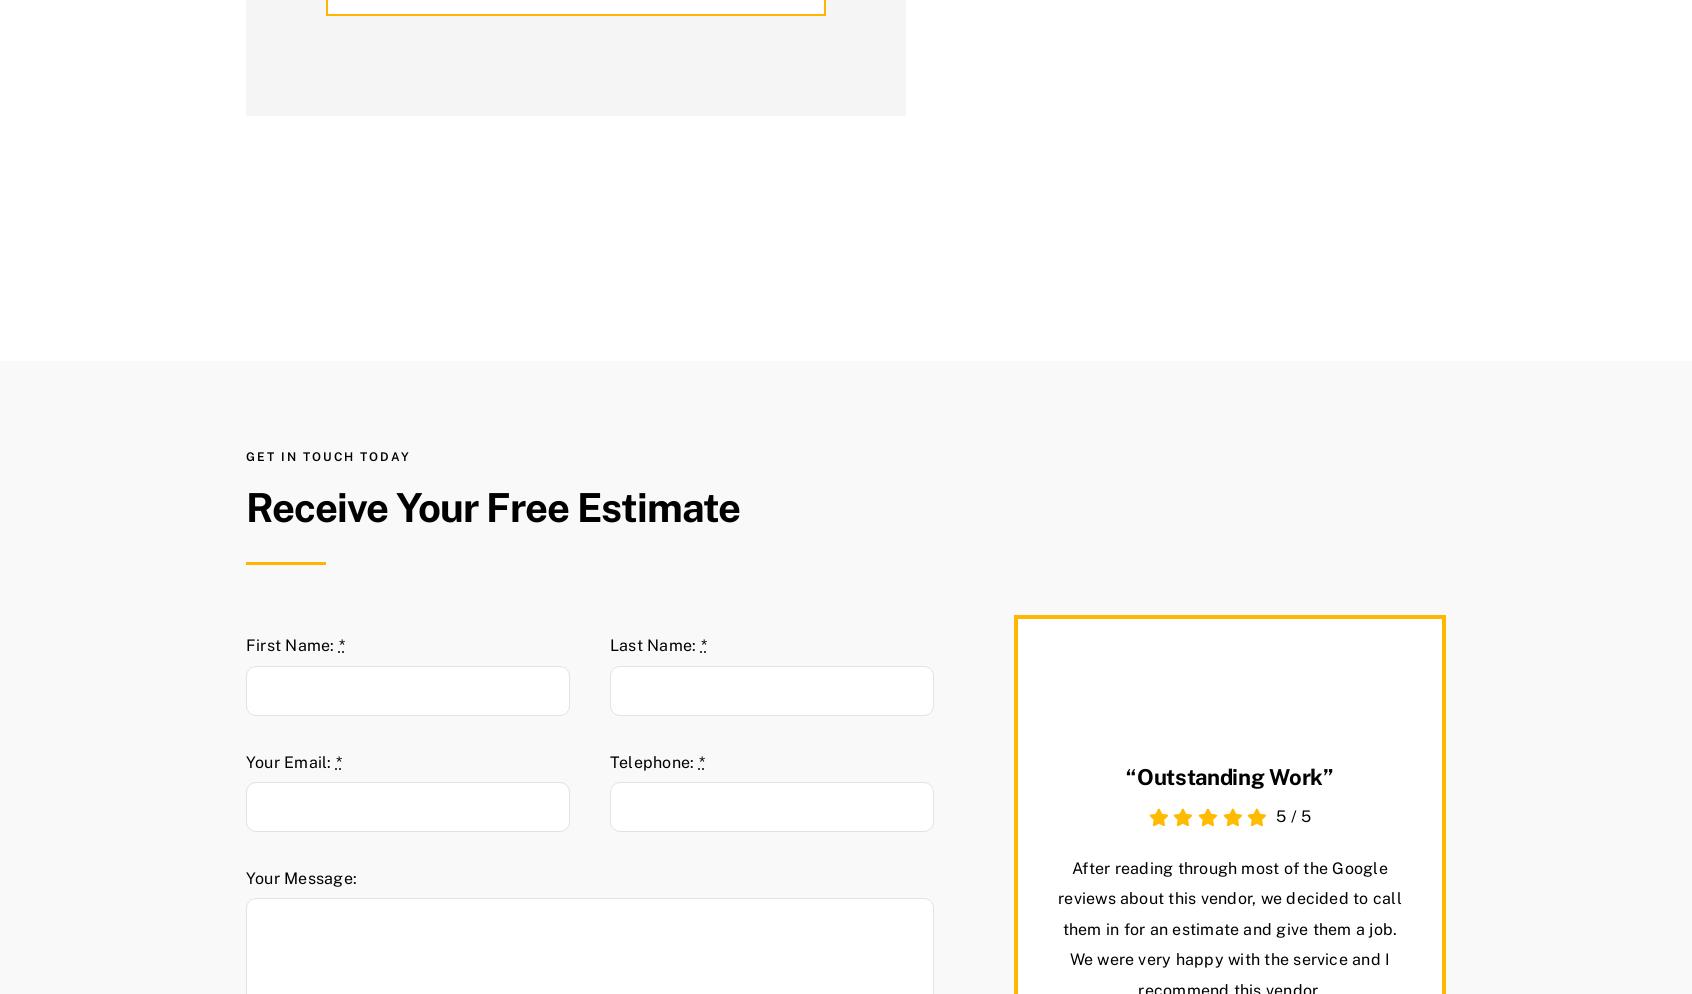 Image resolution: width=1692 pixels, height=994 pixels. I want to click on 'Telephone:', so click(653, 760).